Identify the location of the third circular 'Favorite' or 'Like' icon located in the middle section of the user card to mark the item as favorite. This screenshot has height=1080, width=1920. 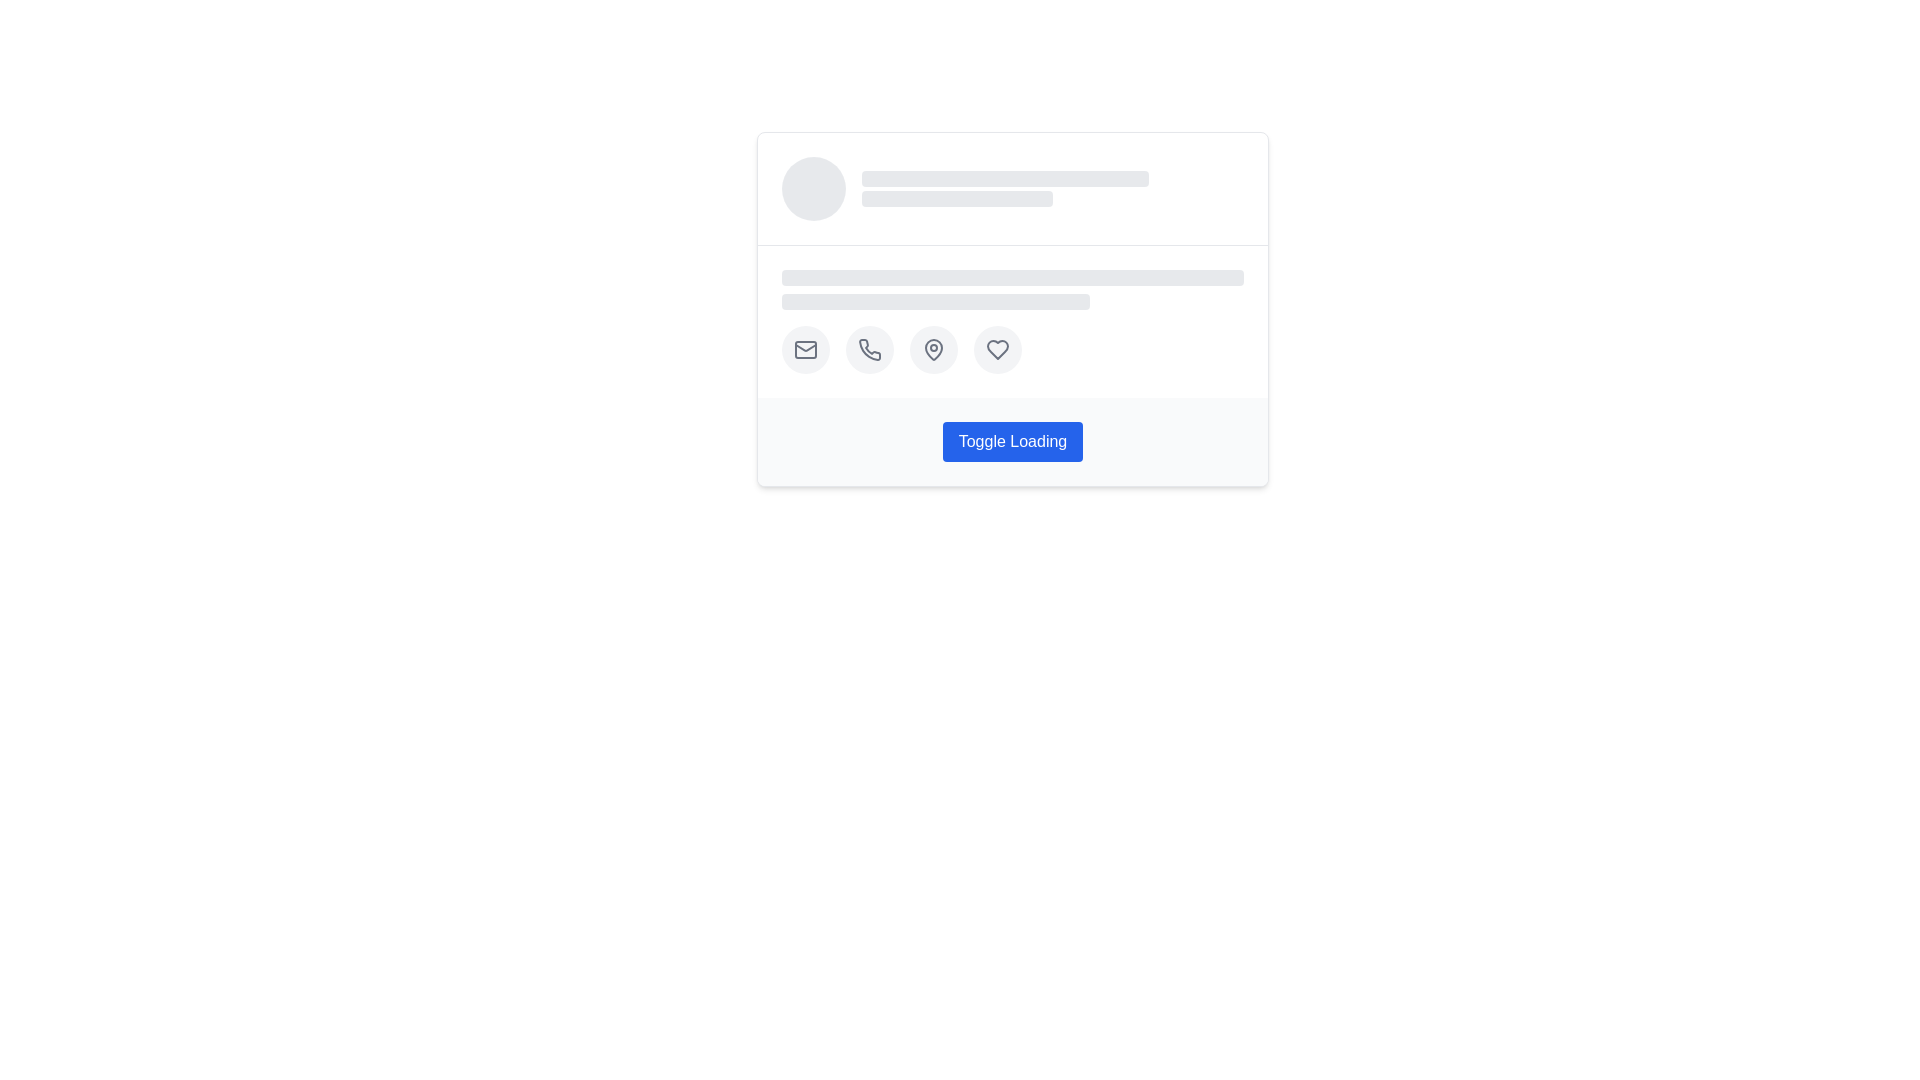
(998, 349).